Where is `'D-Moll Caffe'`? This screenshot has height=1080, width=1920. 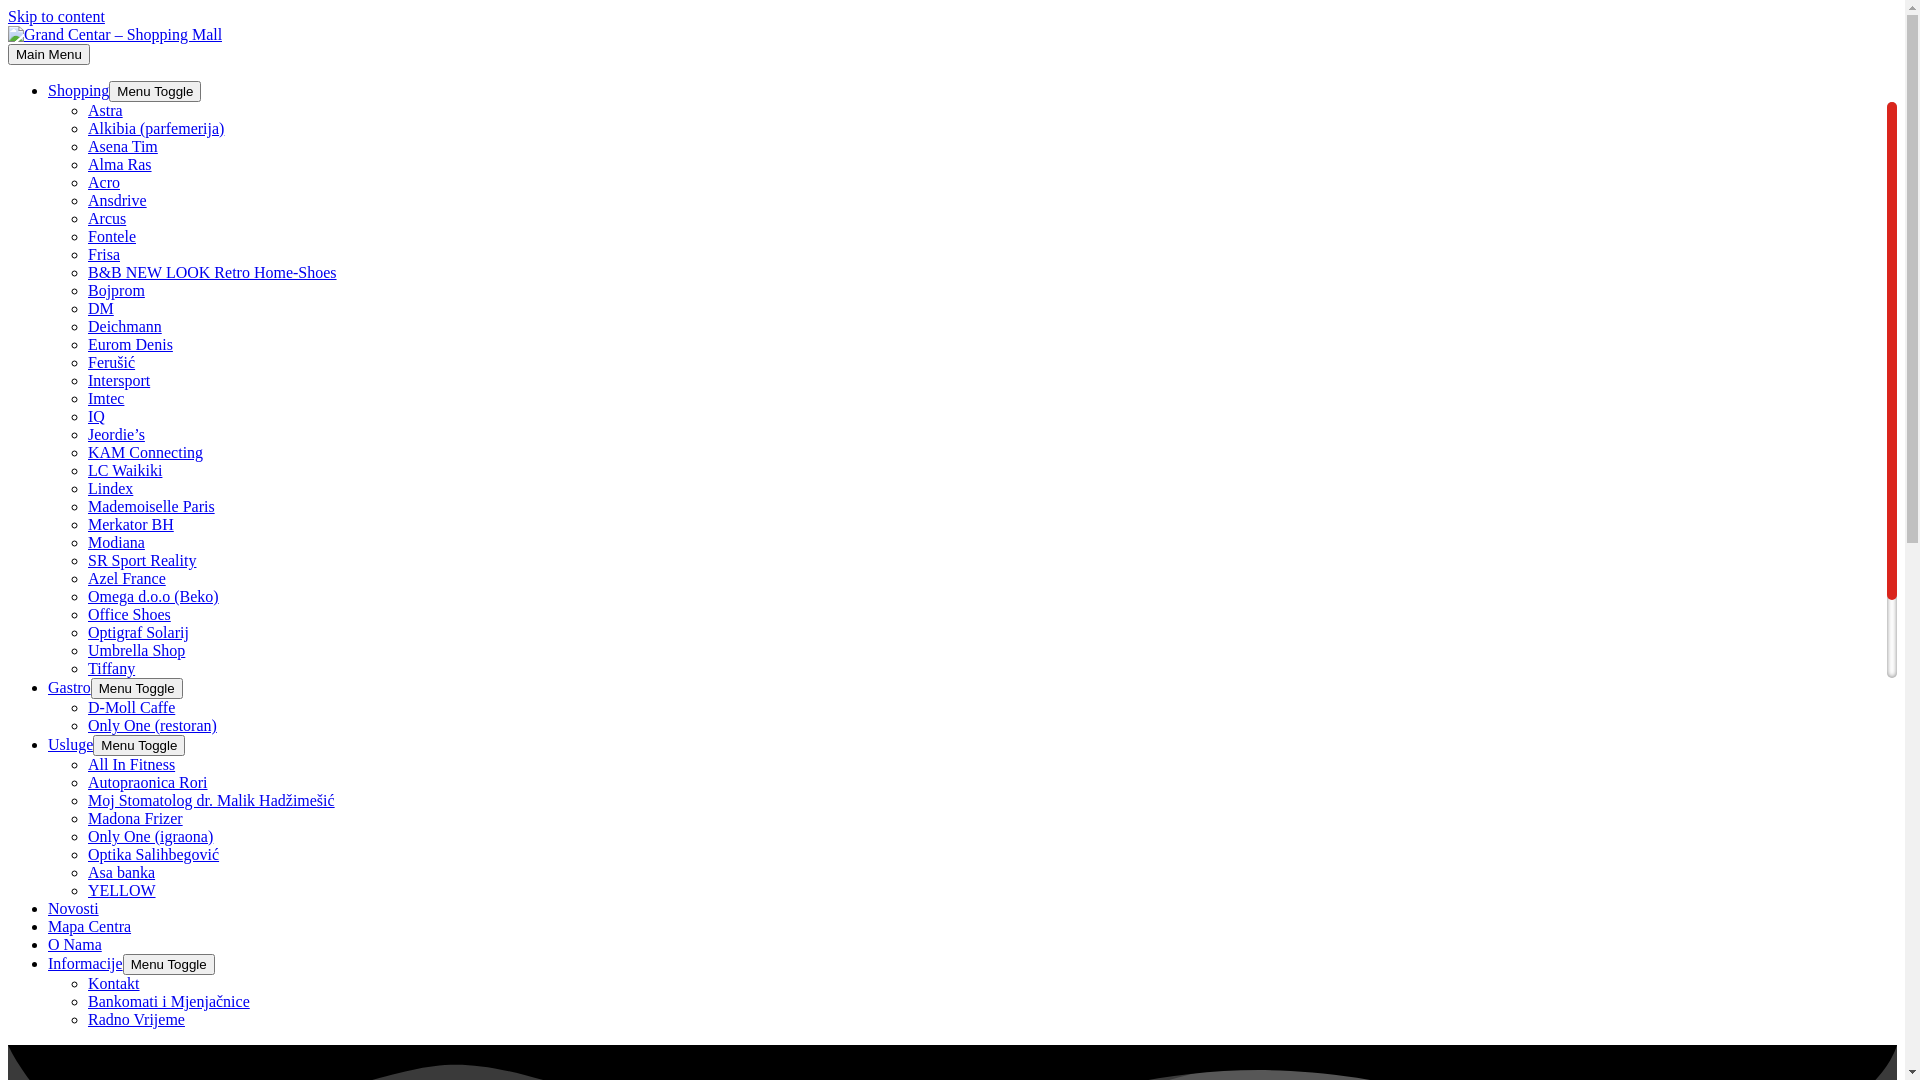 'D-Moll Caffe' is located at coordinates (130, 706).